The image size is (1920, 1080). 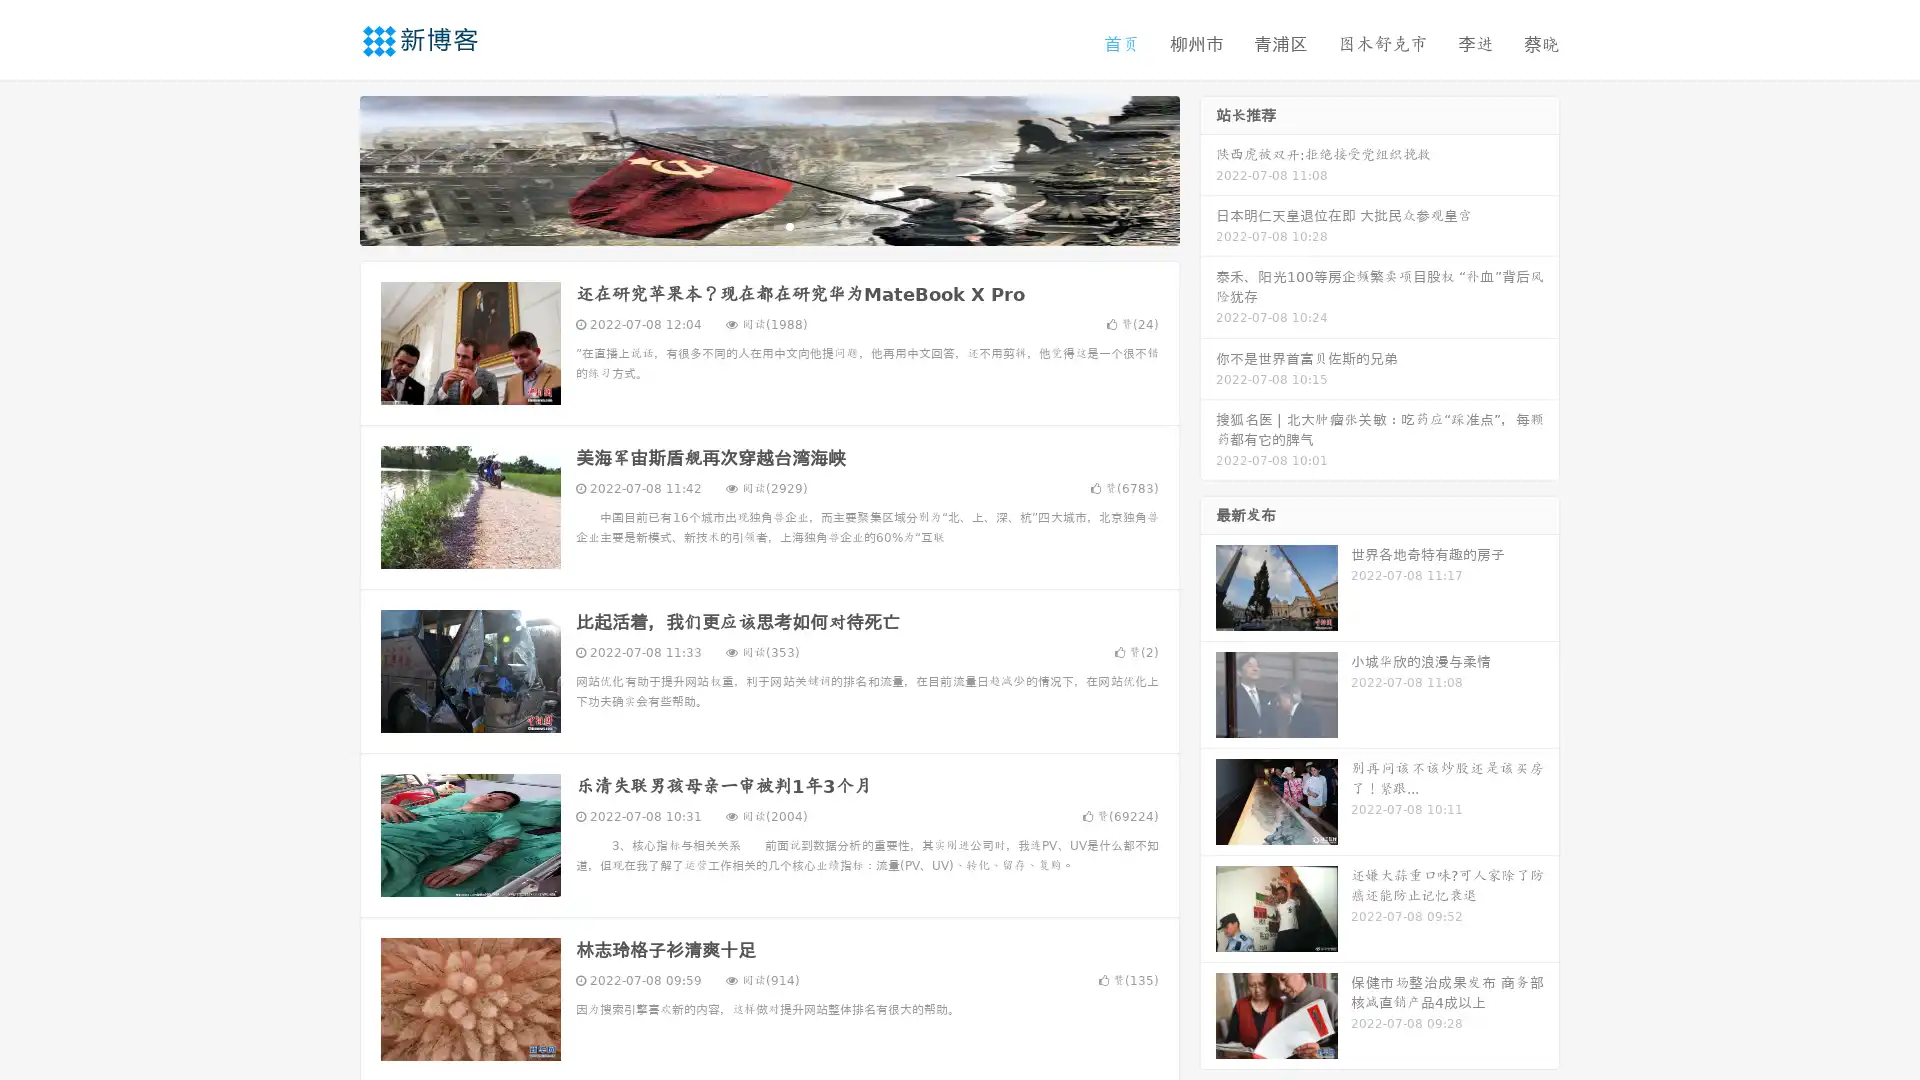 I want to click on Go to slide 2, so click(x=768, y=225).